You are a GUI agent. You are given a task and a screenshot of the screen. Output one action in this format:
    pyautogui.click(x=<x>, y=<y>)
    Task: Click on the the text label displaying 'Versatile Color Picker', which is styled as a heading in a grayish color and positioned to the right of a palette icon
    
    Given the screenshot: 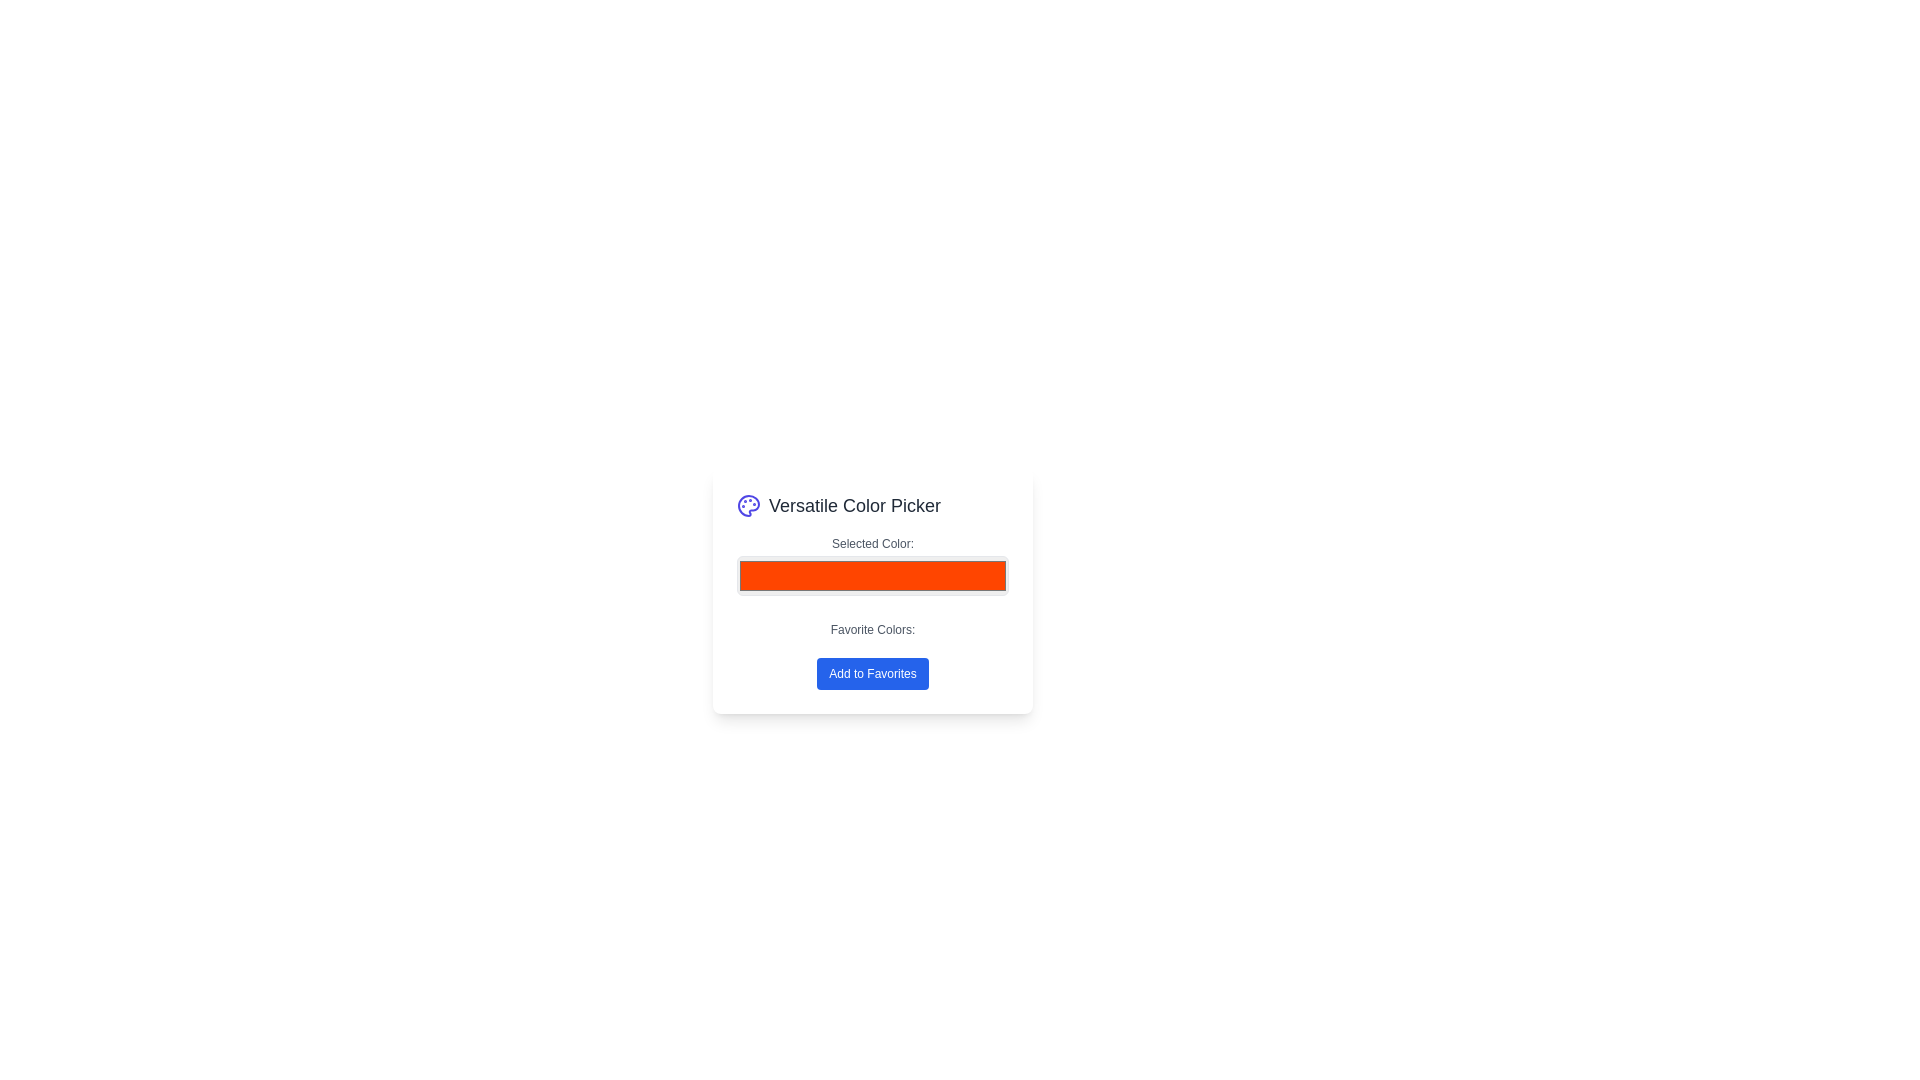 What is the action you would take?
    pyautogui.click(x=854, y=504)
    